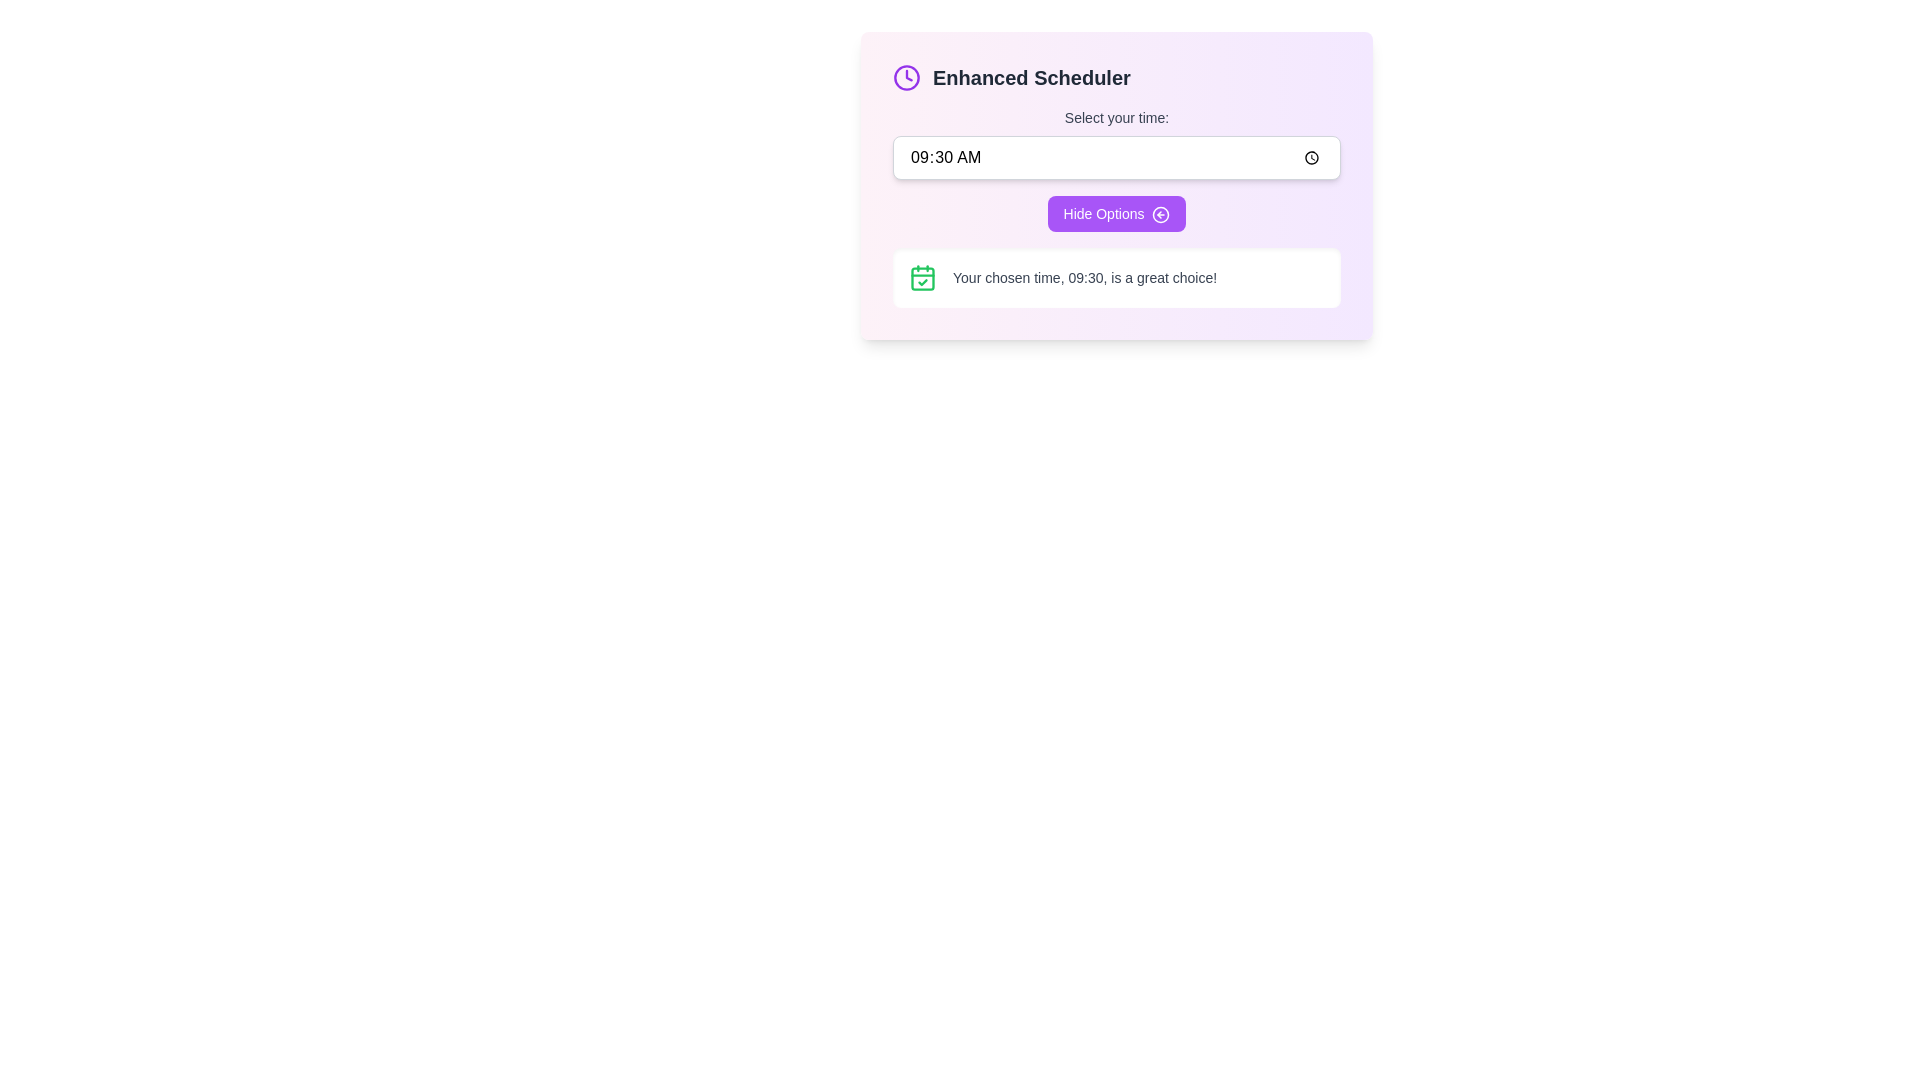  I want to click on the triangular marker that is part of the clock icon located in the top left section of the 'Enhanced Scheduler' card, so click(908, 74).